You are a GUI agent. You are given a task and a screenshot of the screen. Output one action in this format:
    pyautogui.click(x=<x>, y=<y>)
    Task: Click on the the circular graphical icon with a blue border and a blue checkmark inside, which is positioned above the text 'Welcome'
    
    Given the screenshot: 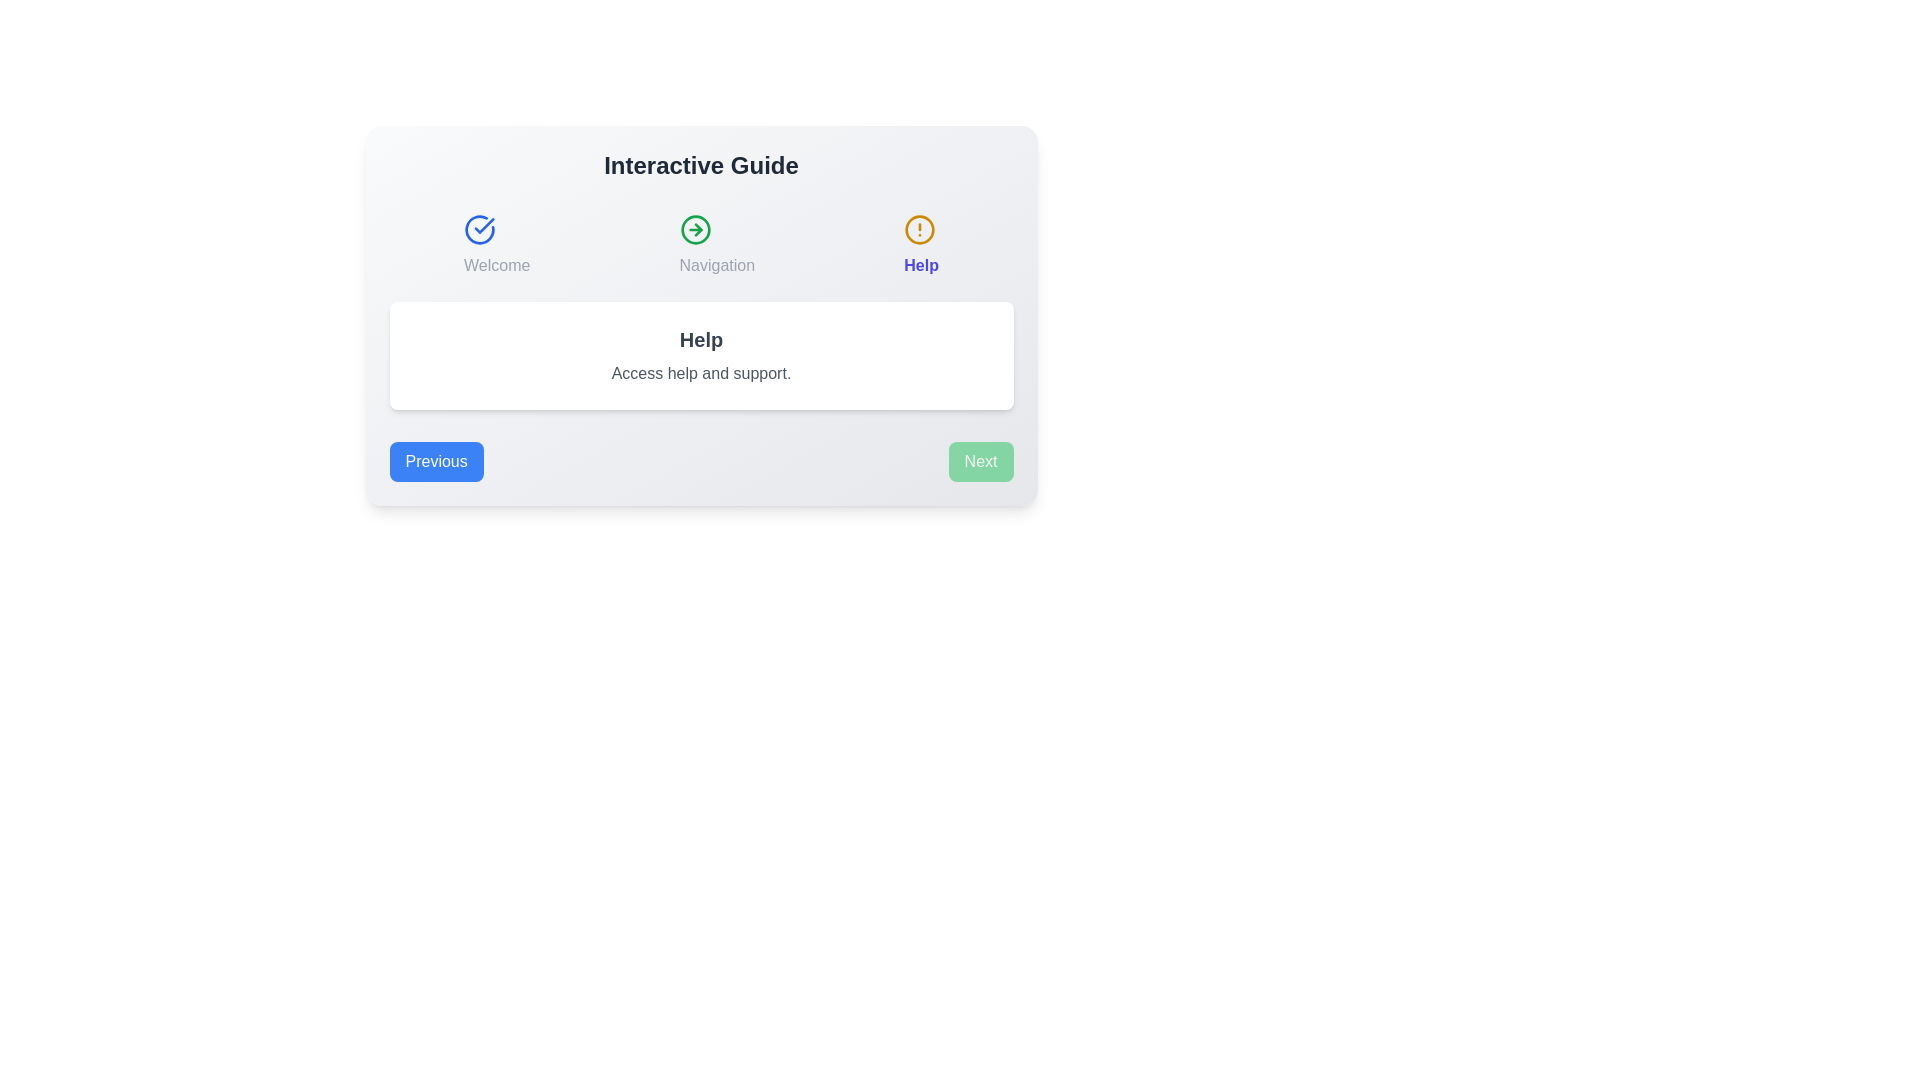 What is the action you would take?
    pyautogui.click(x=480, y=229)
    